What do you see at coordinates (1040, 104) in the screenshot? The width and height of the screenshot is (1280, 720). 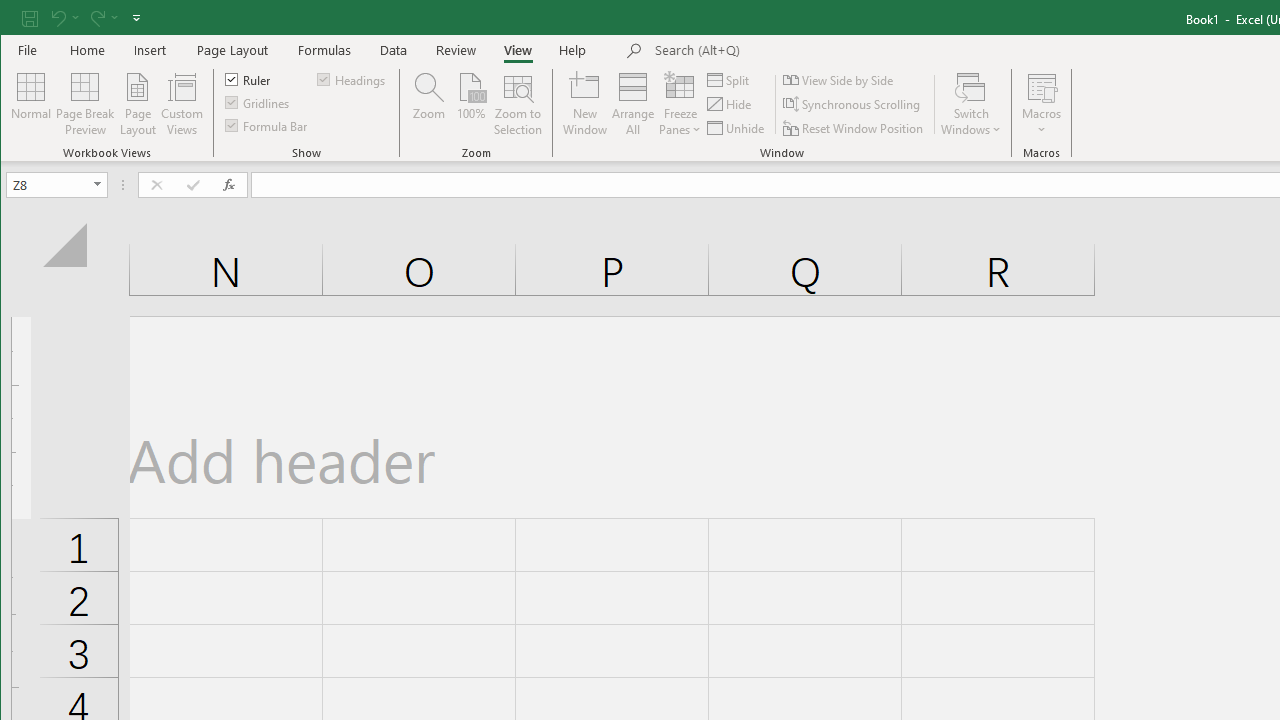 I see `'Macros'` at bounding box center [1040, 104].